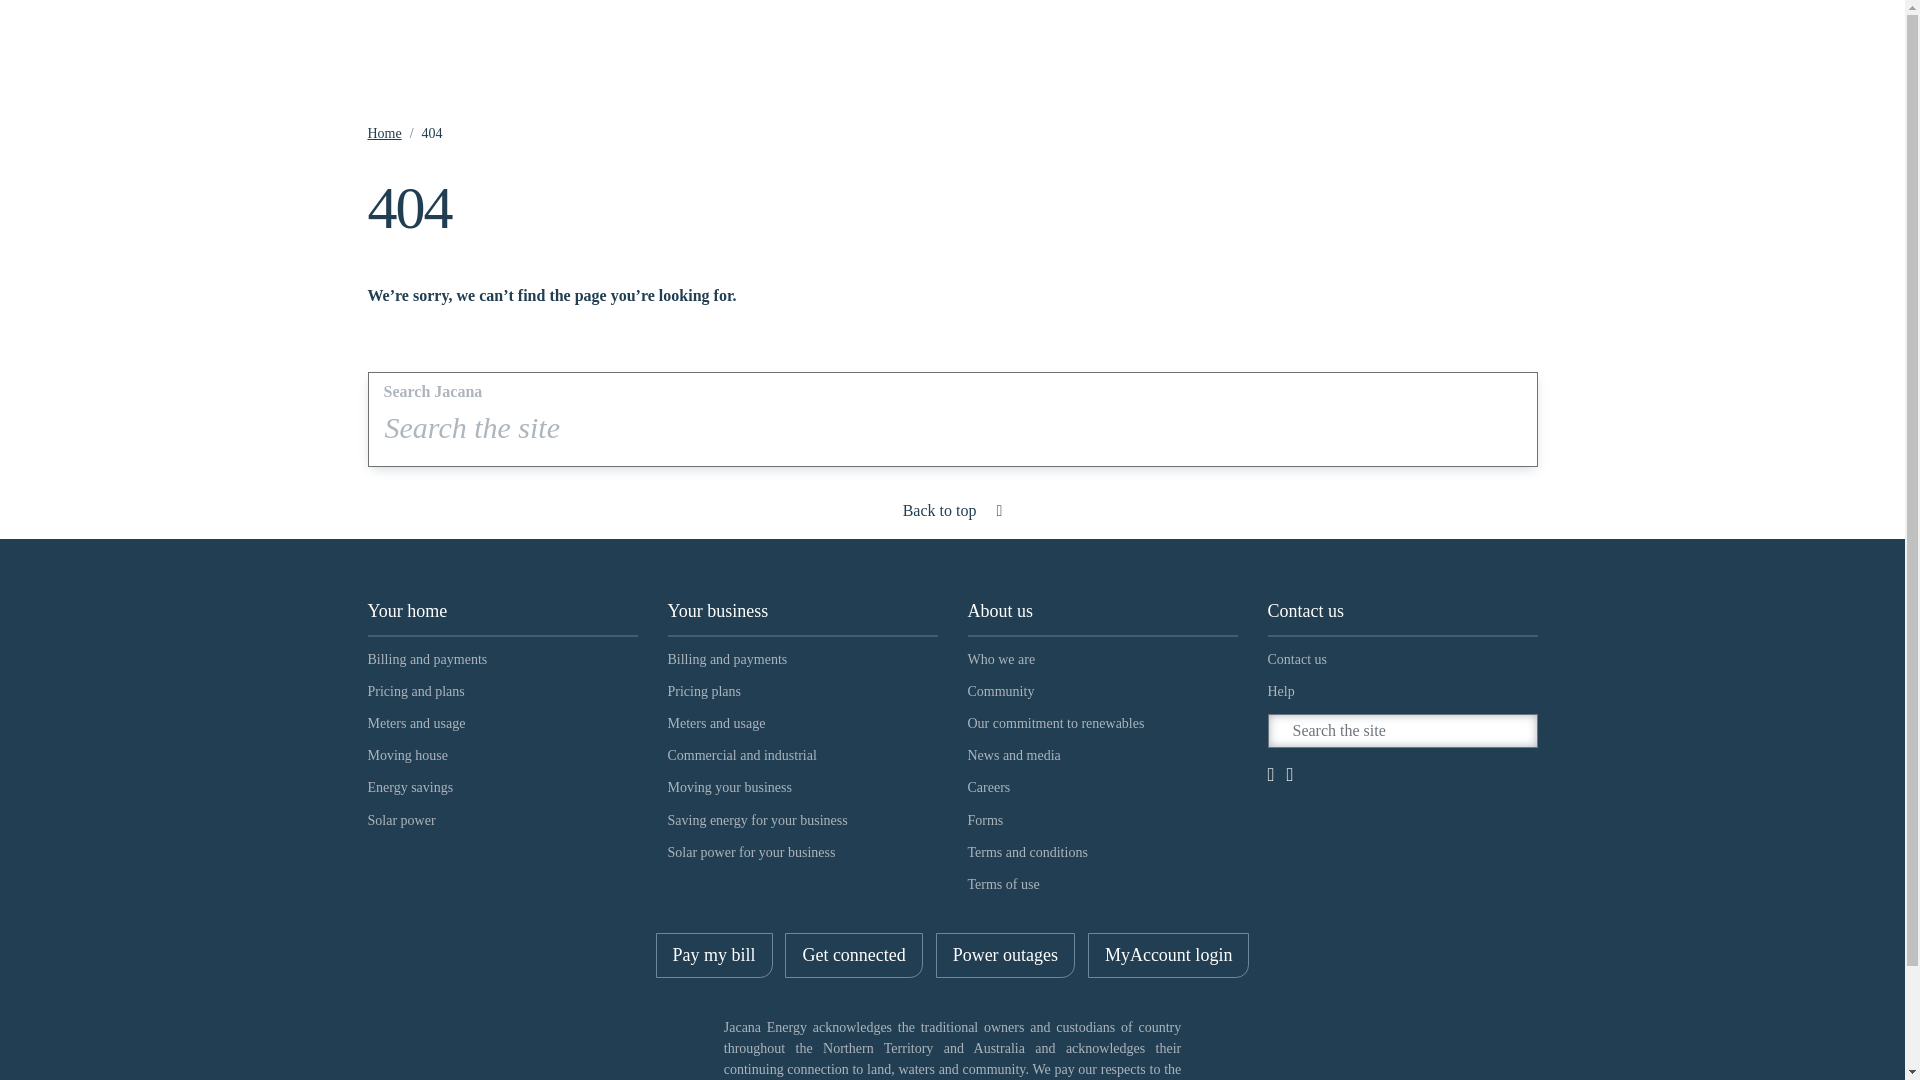 This screenshot has height=1080, width=1920. I want to click on 'Energy savings', so click(368, 789).